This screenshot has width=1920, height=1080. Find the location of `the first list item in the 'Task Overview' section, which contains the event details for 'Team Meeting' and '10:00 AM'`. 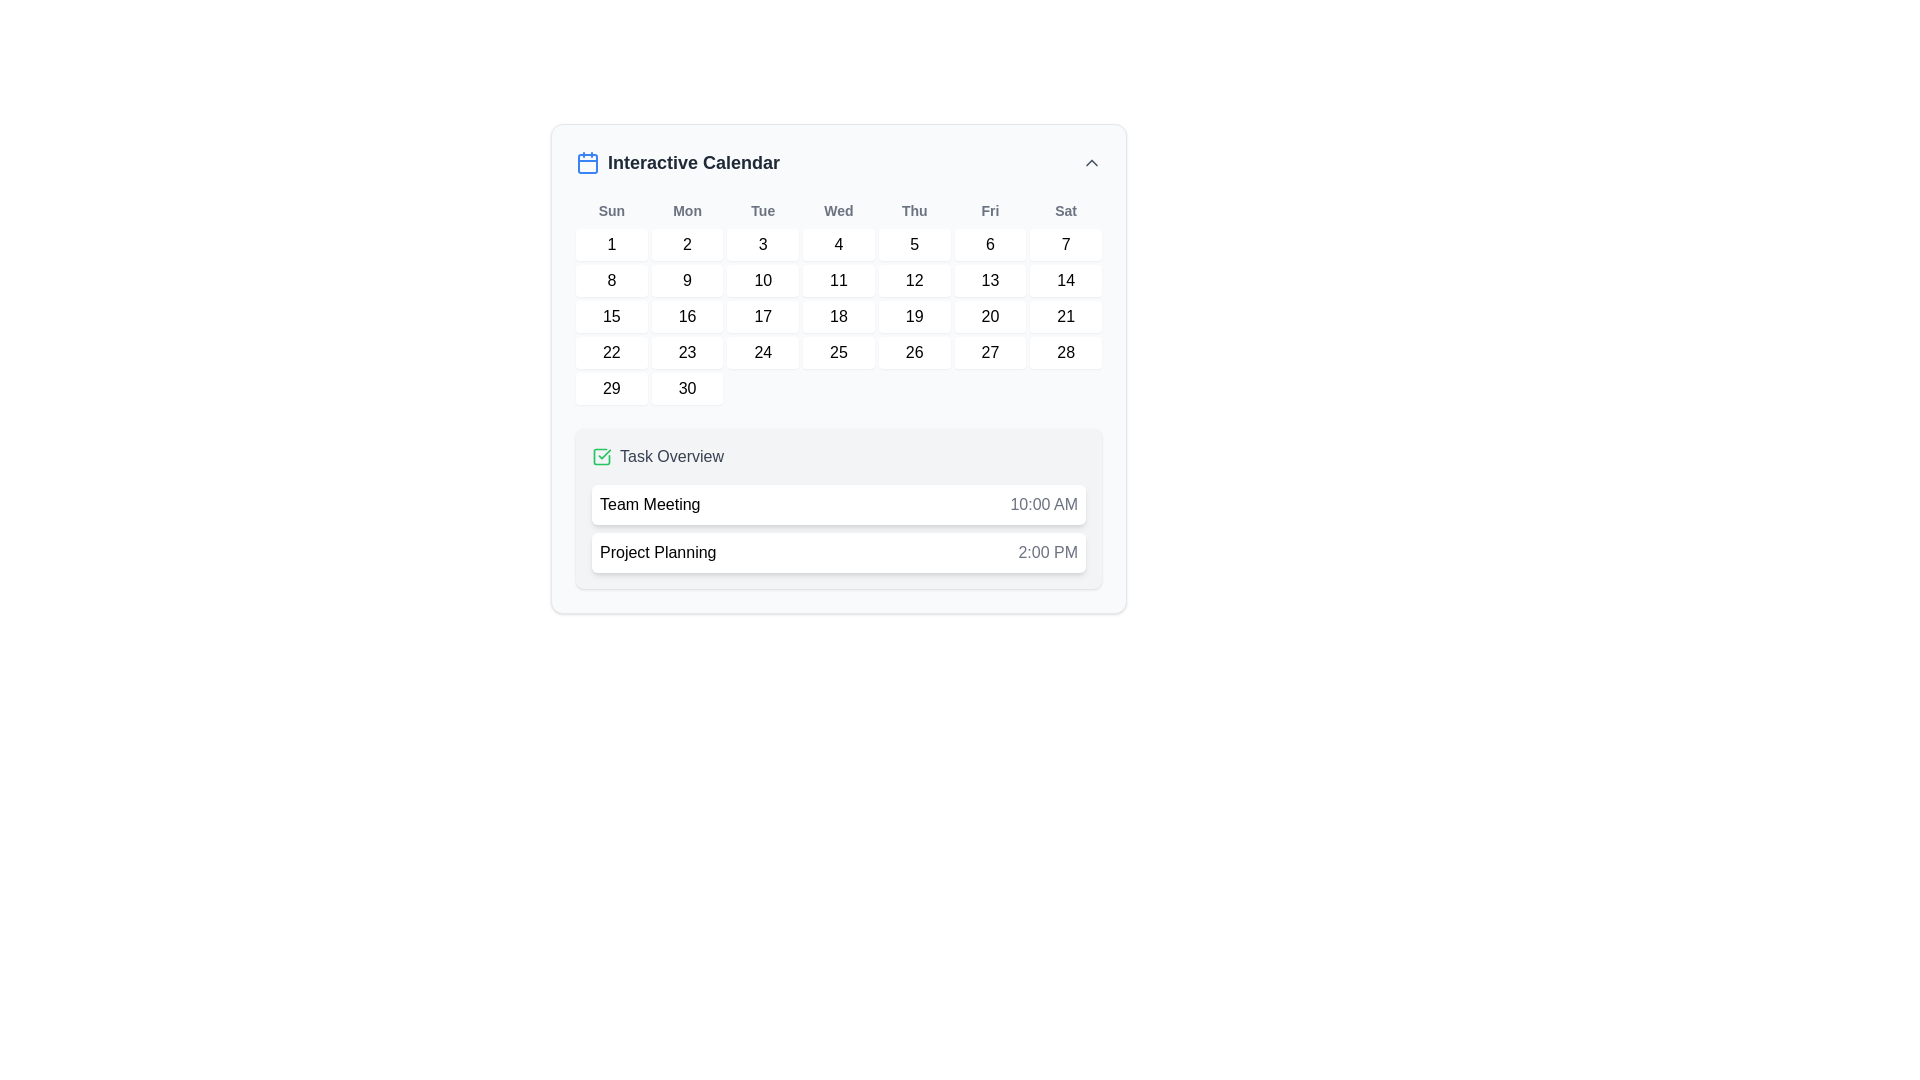

the first list item in the 'Task Overview' section, which contains the event details for 'Team Meeting' and '10:00 AM' is located at coordinates (839, 504).